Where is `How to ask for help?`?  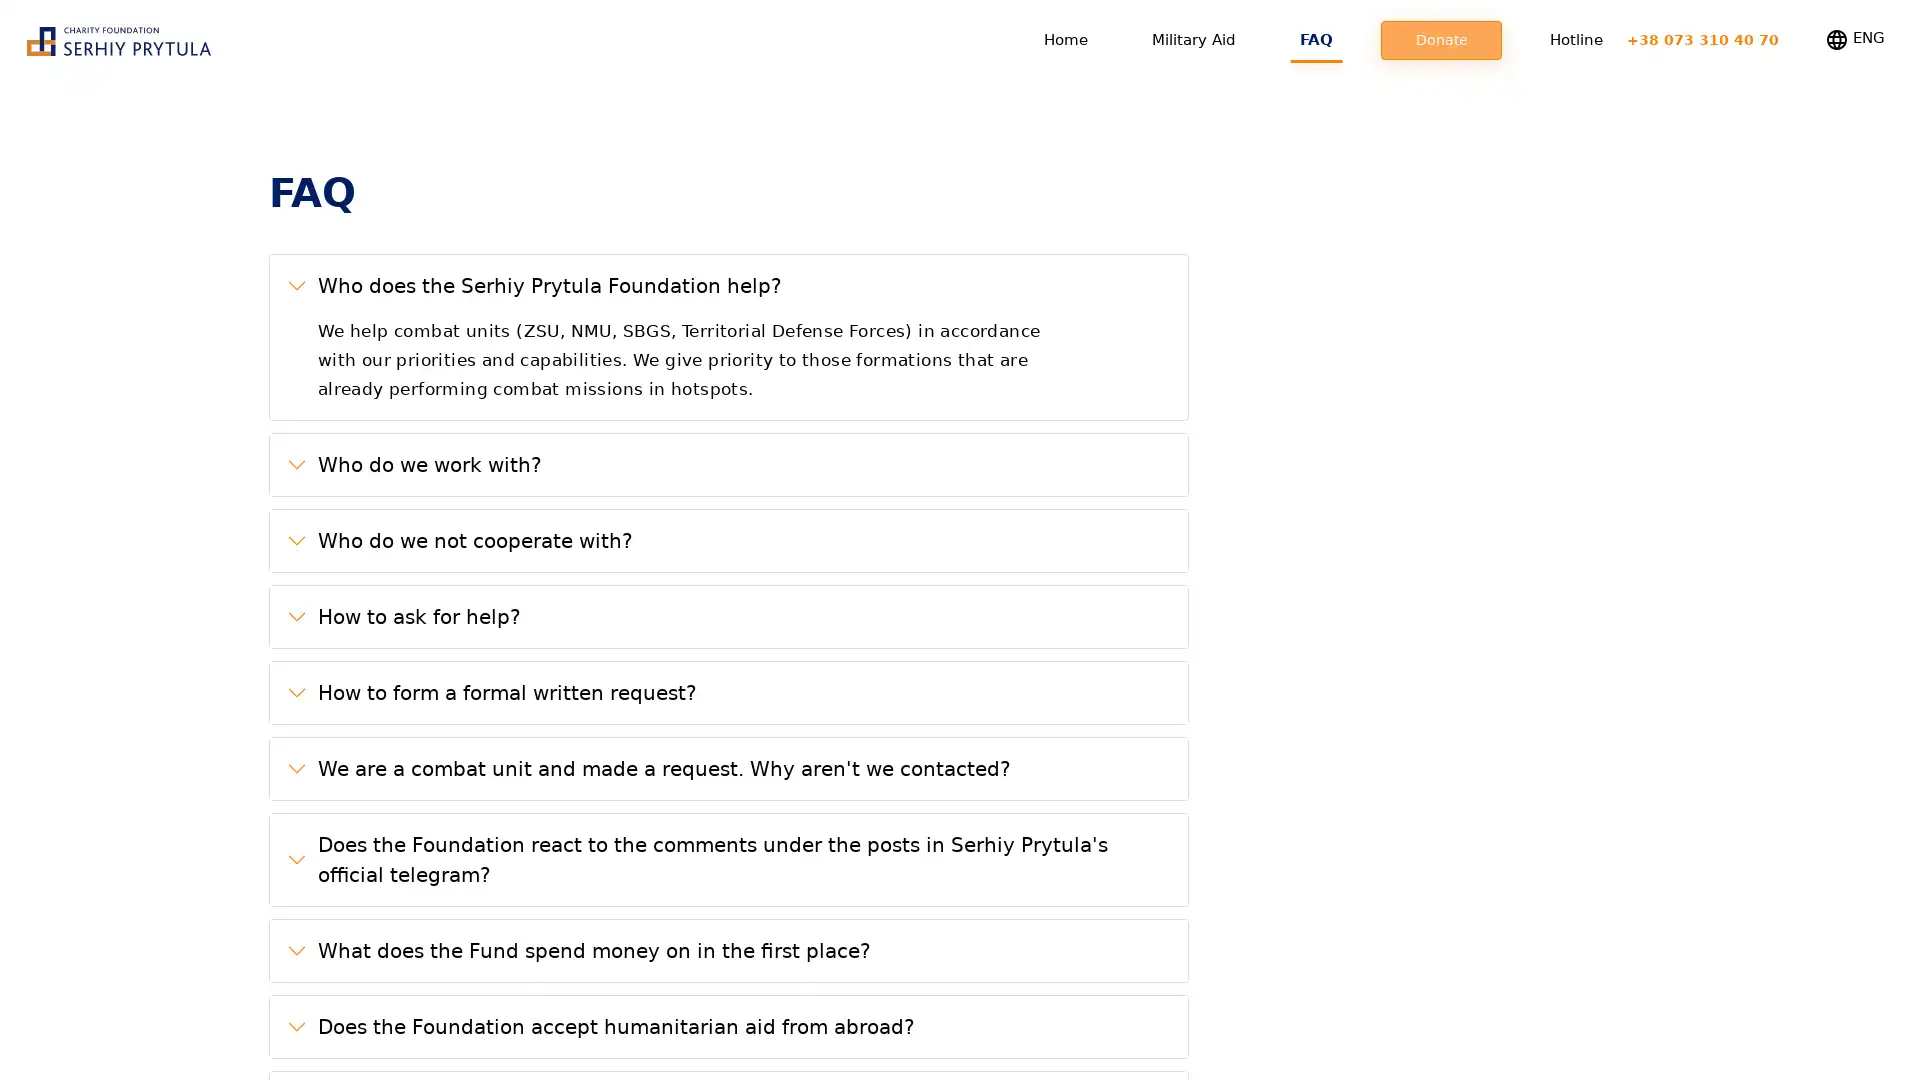 How to ask for help? is located at coordinates (727, 616).